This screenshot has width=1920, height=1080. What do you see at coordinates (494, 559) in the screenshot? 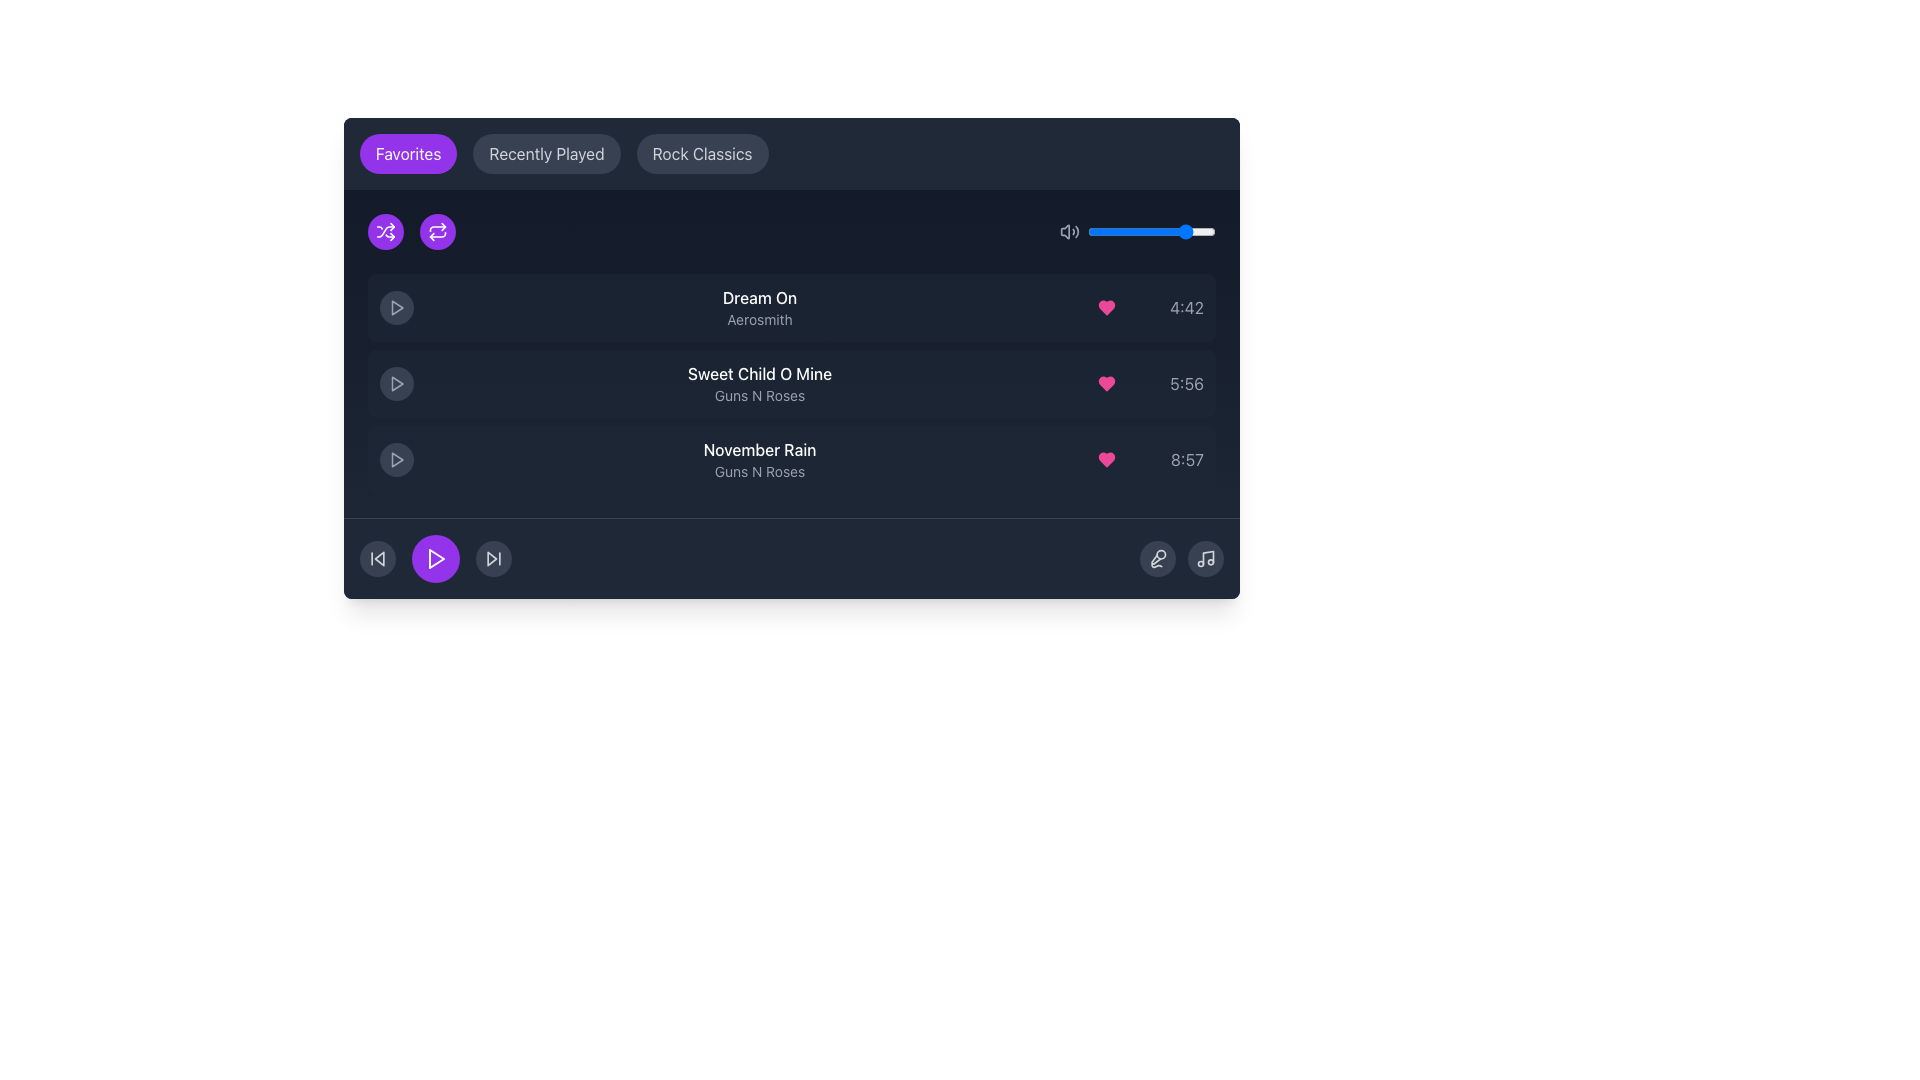
I see `the 'Skip Forward' button, which is a small graphic with a right-pointing arrow and a vertical bar, located in the bottom control panel of the player interface` at bounding box center [494, 559].